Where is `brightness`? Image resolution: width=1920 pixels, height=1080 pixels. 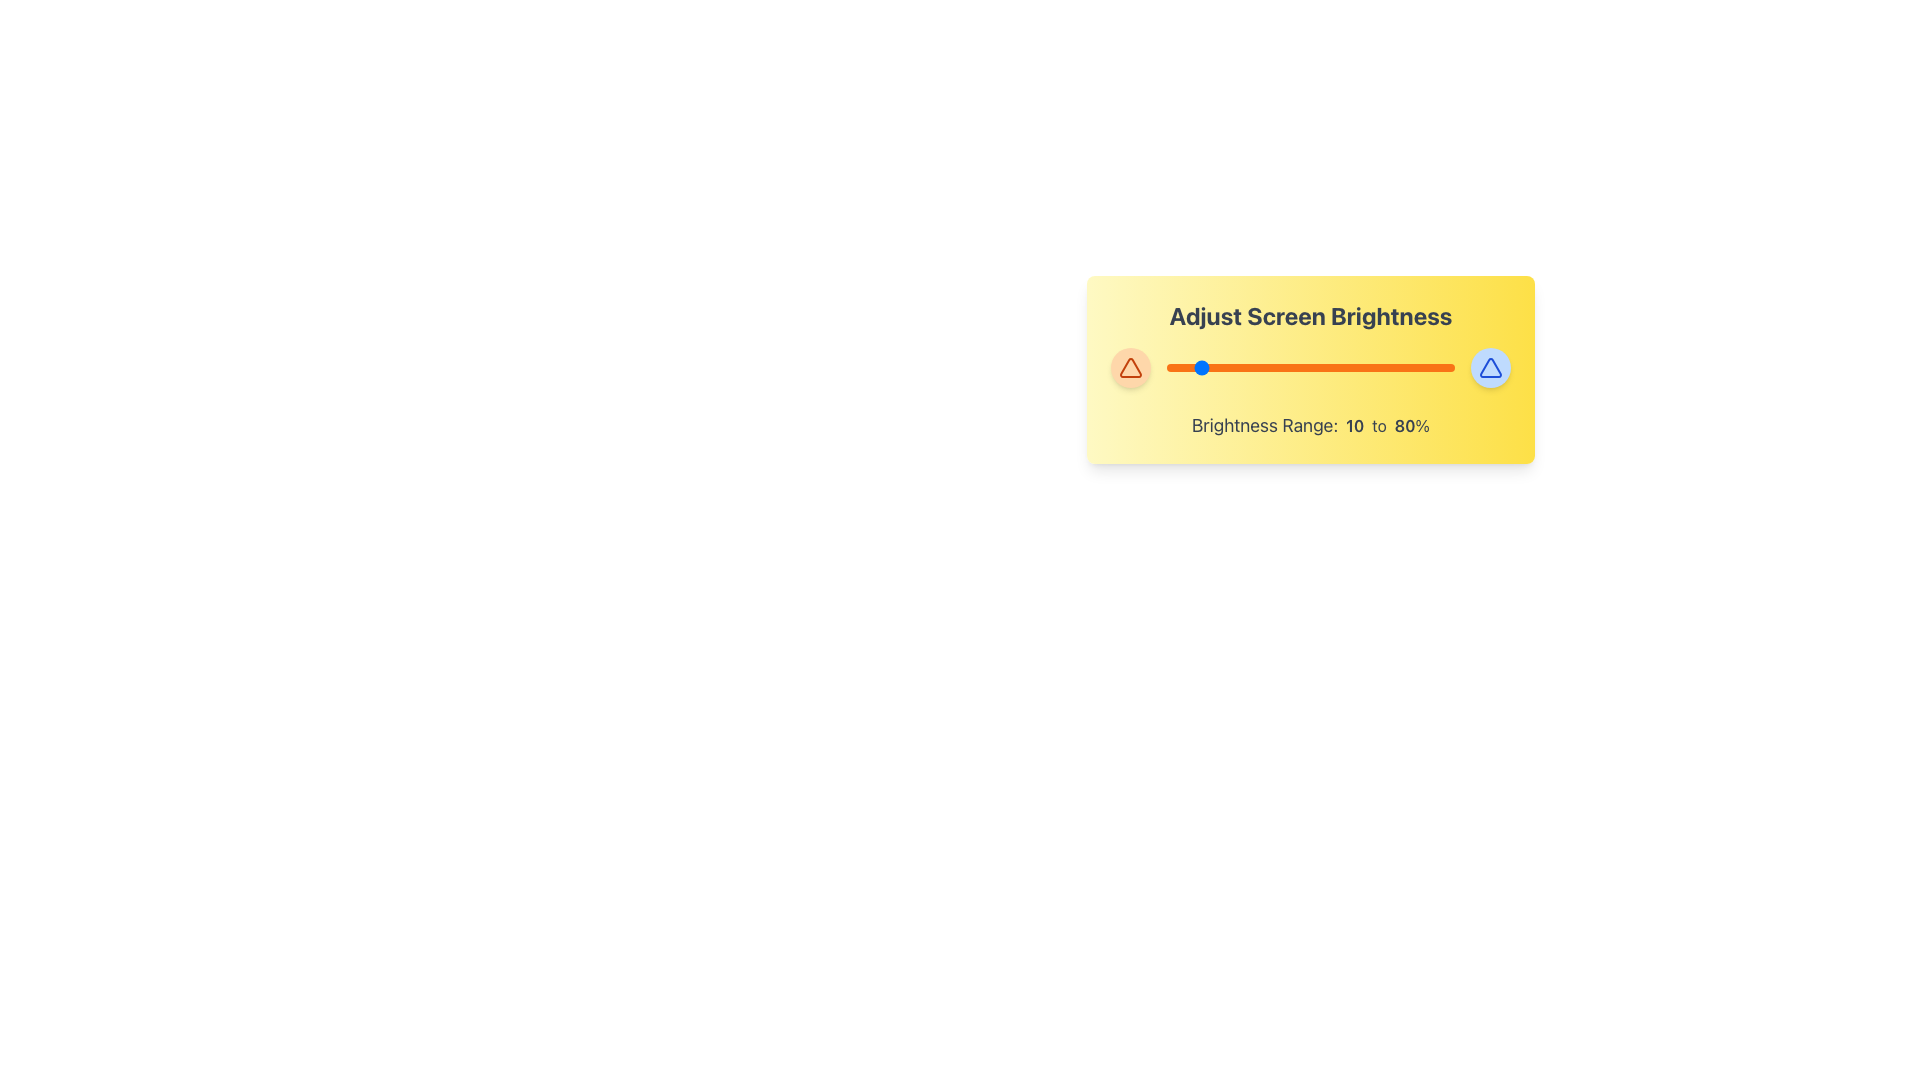
brightness is located at coordinates (1219, 367).